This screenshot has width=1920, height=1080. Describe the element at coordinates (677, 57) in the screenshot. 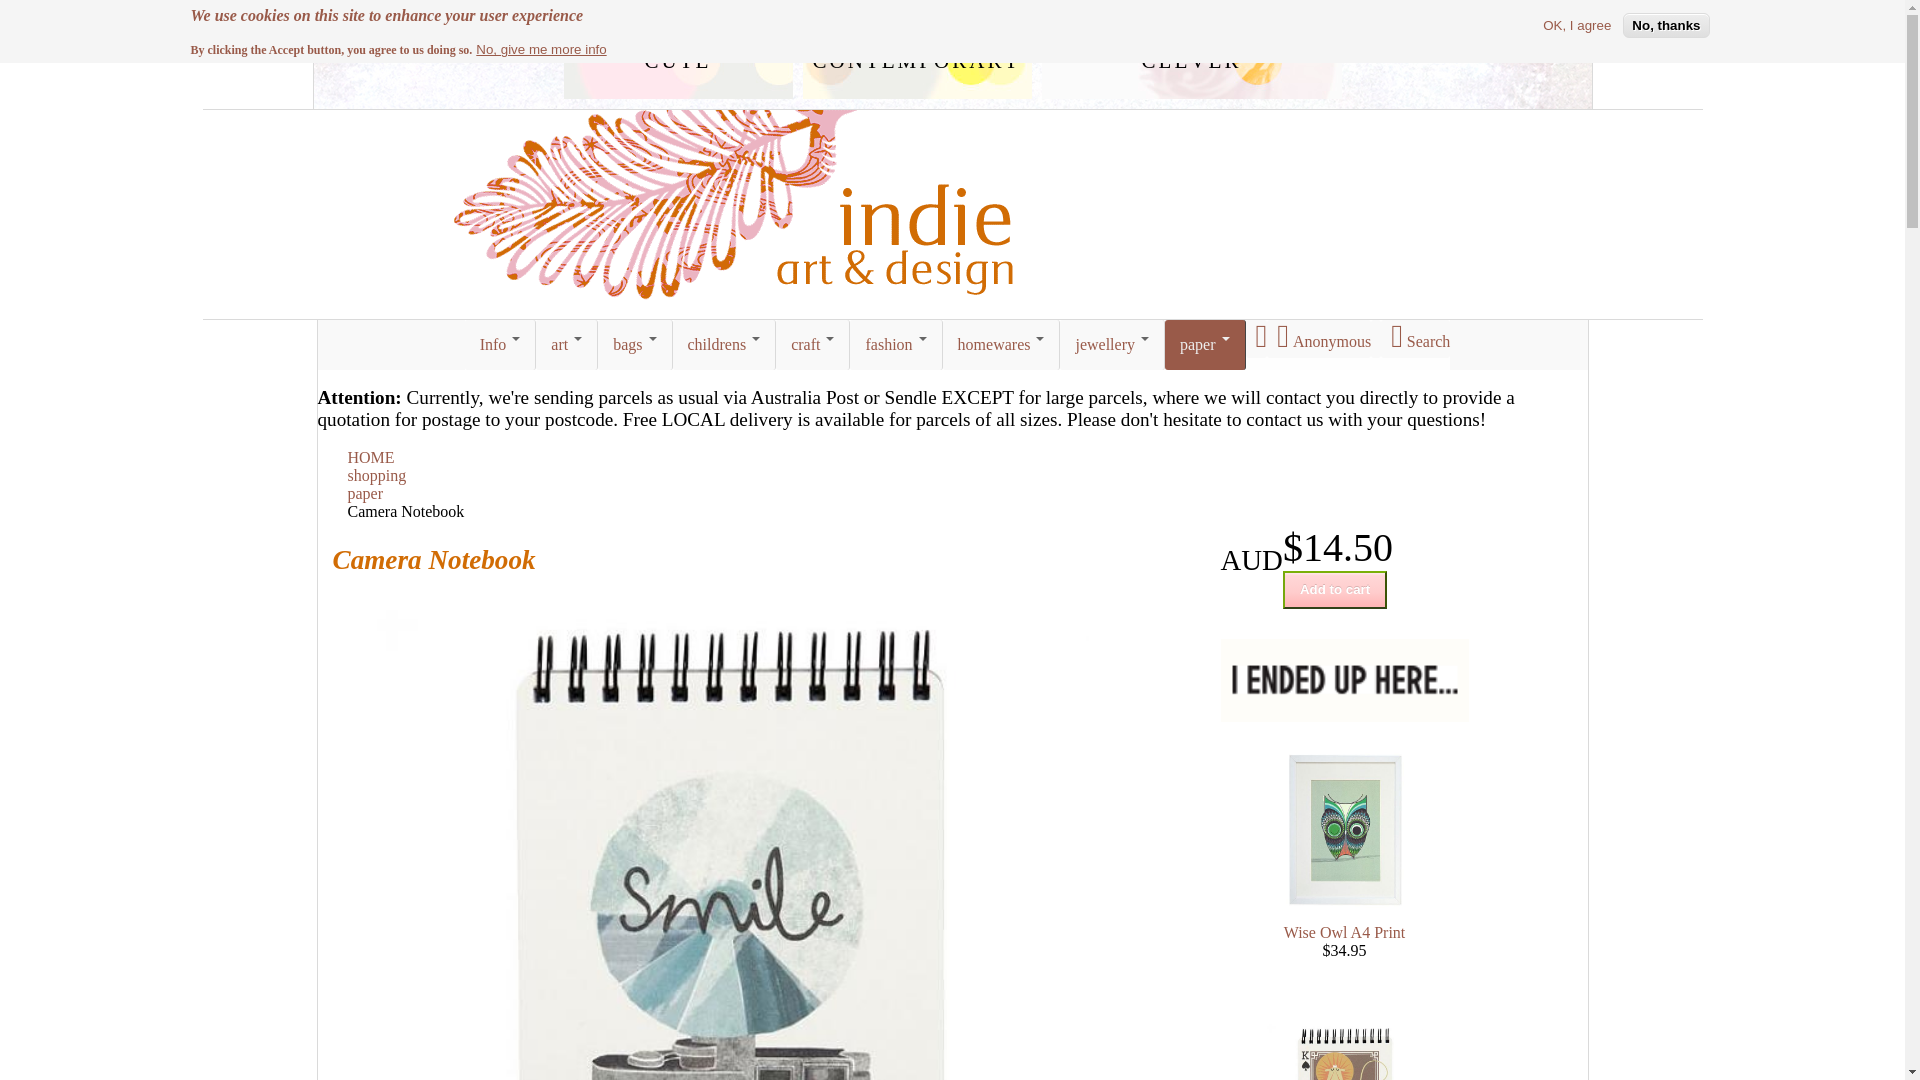

I see `'cute'` at that location.